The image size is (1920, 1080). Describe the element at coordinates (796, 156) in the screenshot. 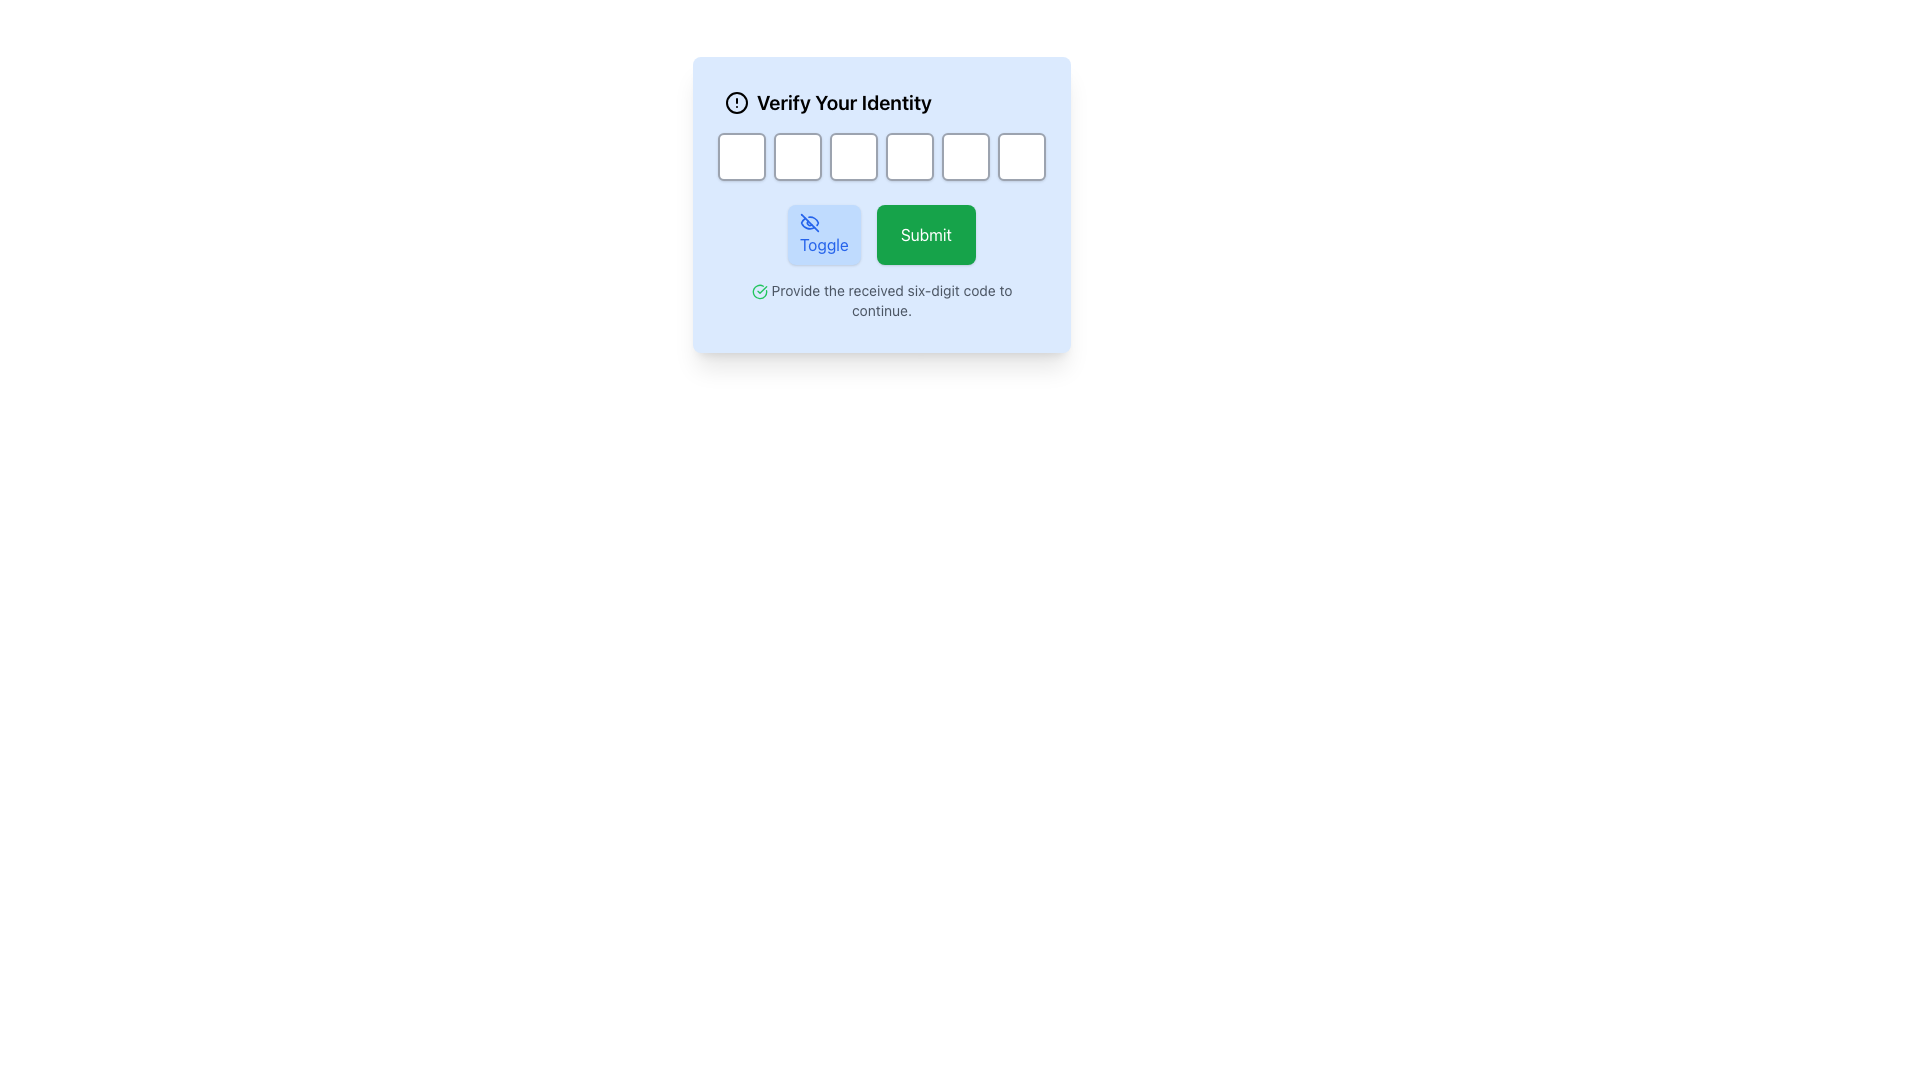

I see `the second input box in the sequence of six input boxes below the title 'Verify Your Identity'` at that location.